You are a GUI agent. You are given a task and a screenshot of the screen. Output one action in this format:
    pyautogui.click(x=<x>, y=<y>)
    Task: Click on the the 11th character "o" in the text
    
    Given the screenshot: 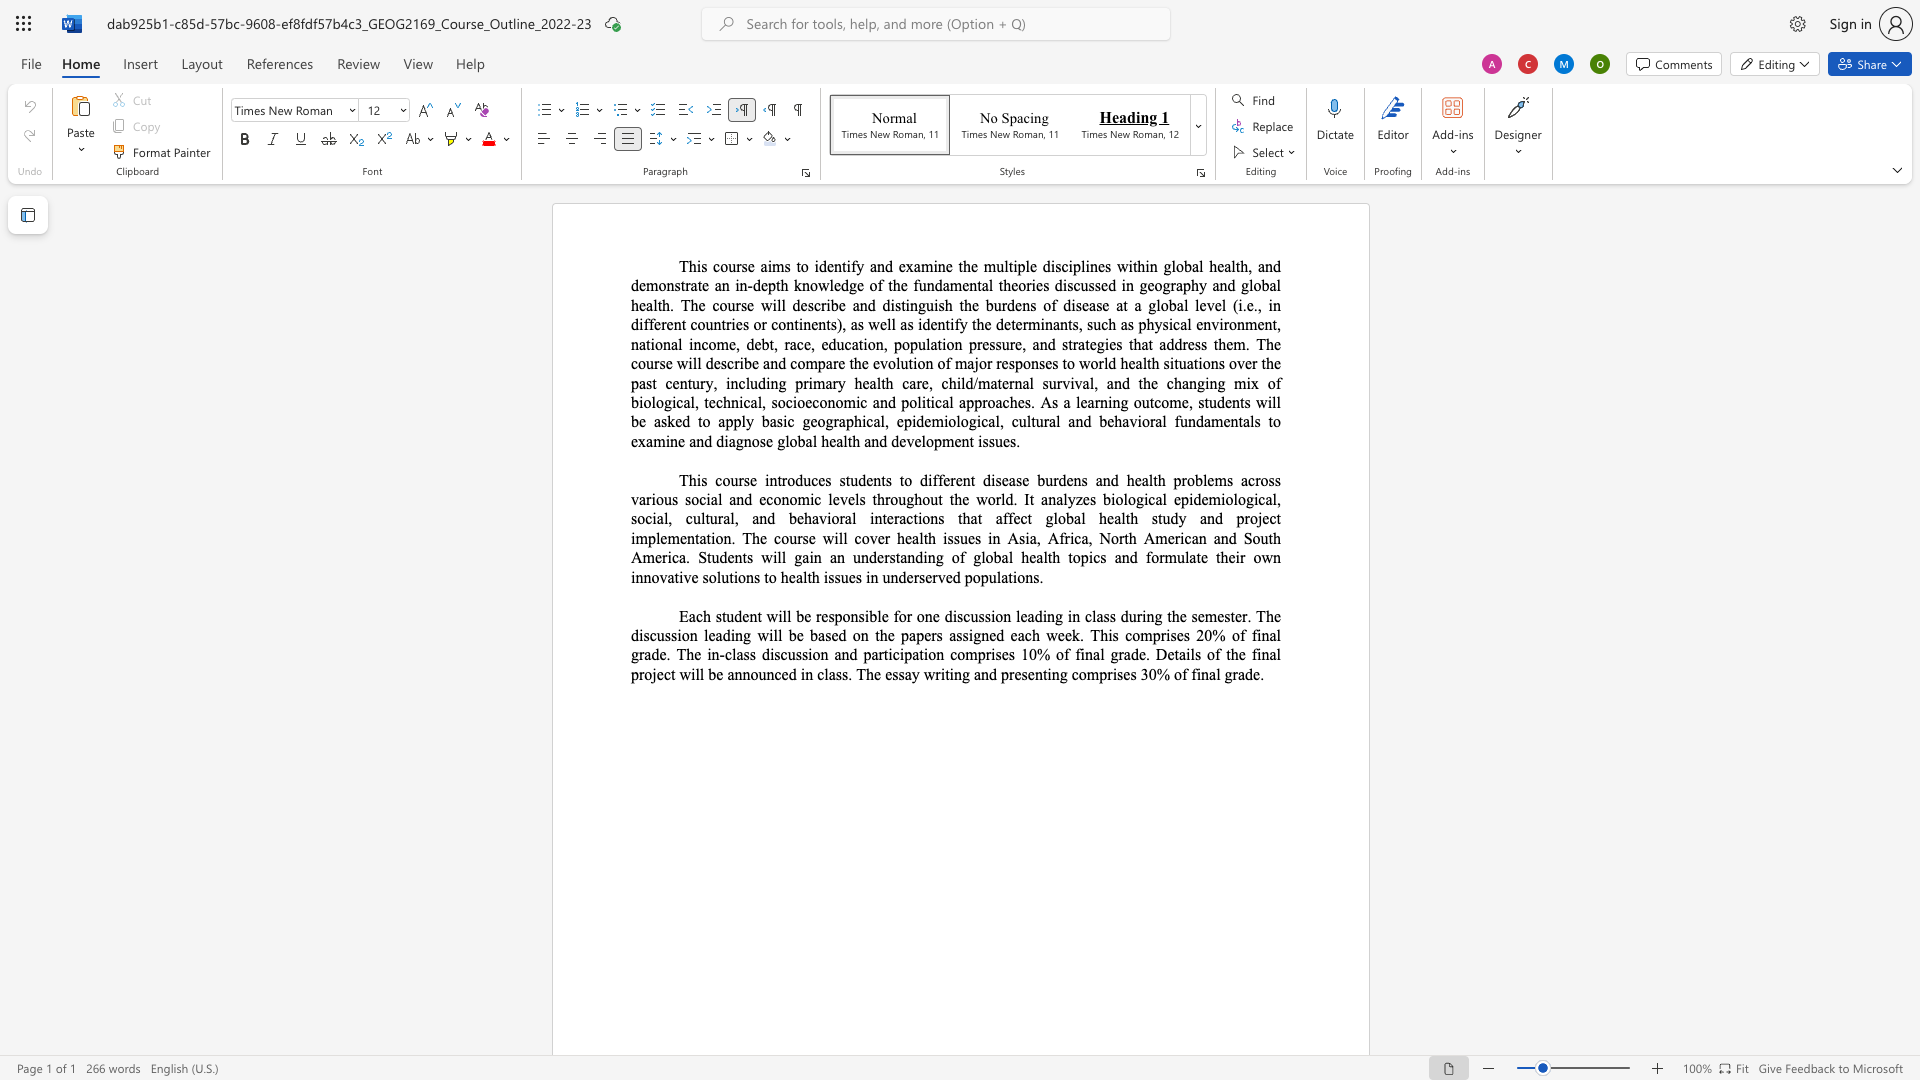 What is the action you would take?
    pyautogui.click(x=925, y=498)
    